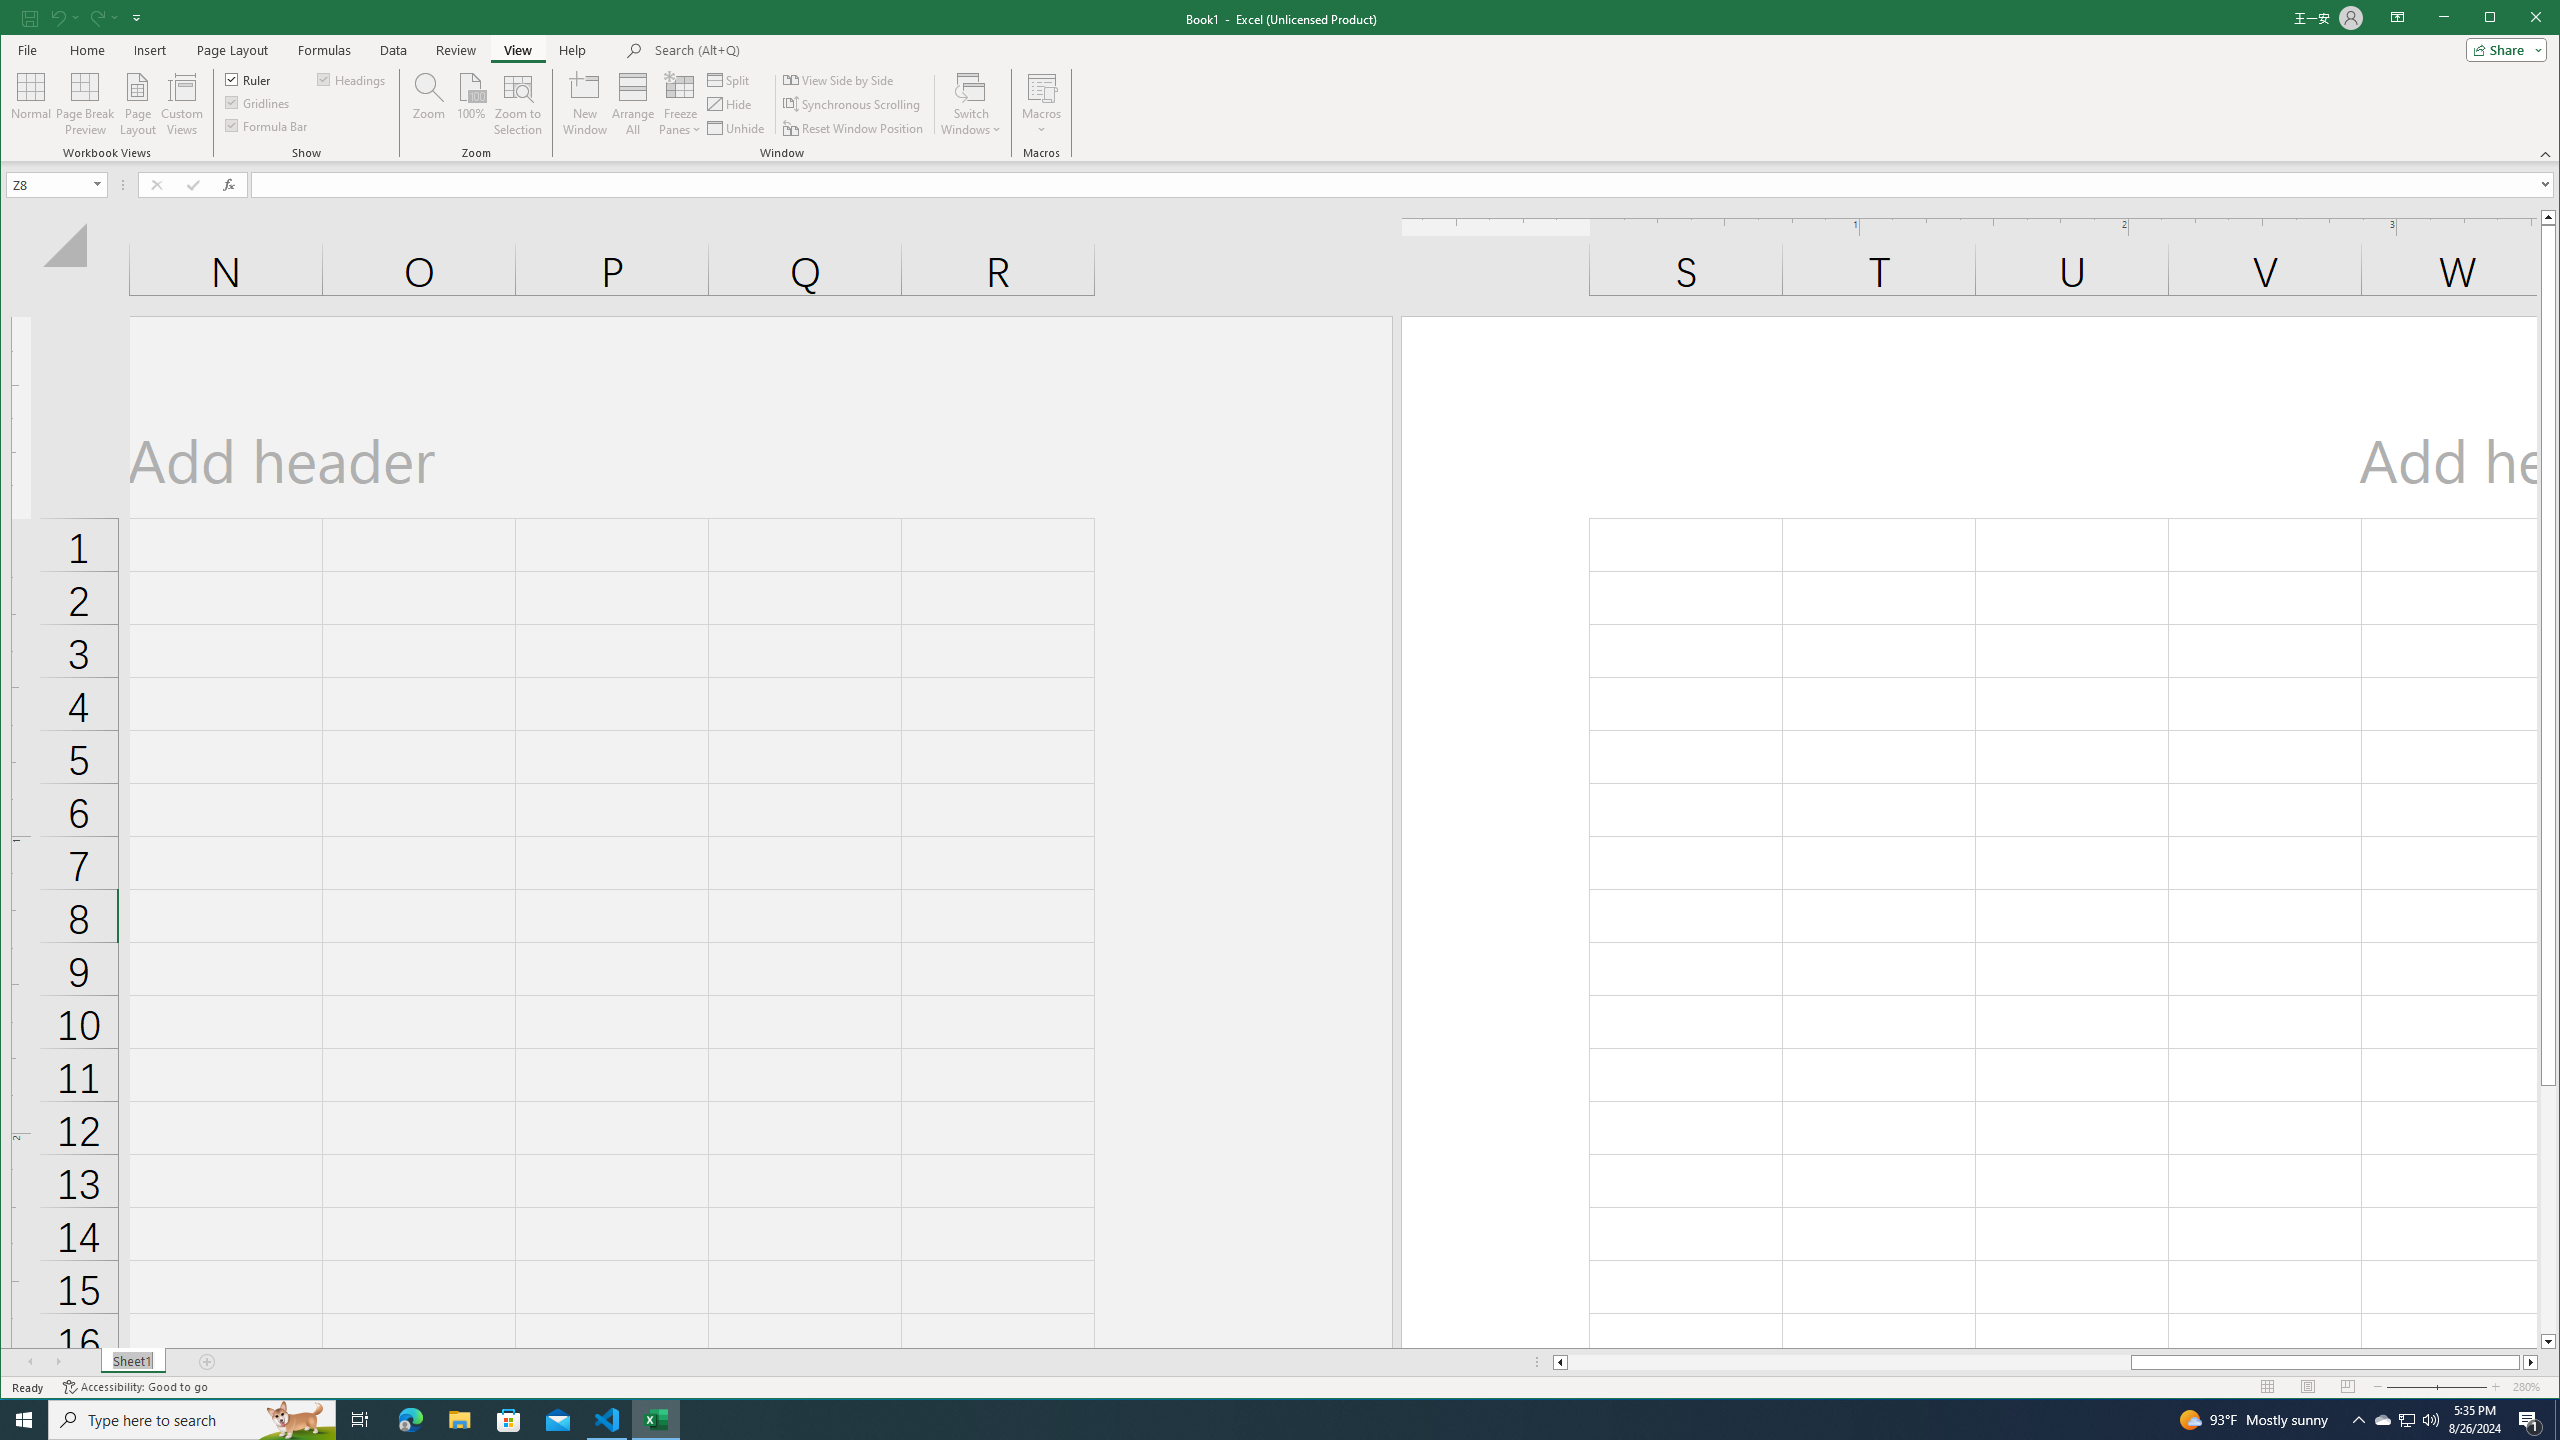 The image size is (2560, 1440). I want to click on 'Add Sheet', so click(207, 1362).